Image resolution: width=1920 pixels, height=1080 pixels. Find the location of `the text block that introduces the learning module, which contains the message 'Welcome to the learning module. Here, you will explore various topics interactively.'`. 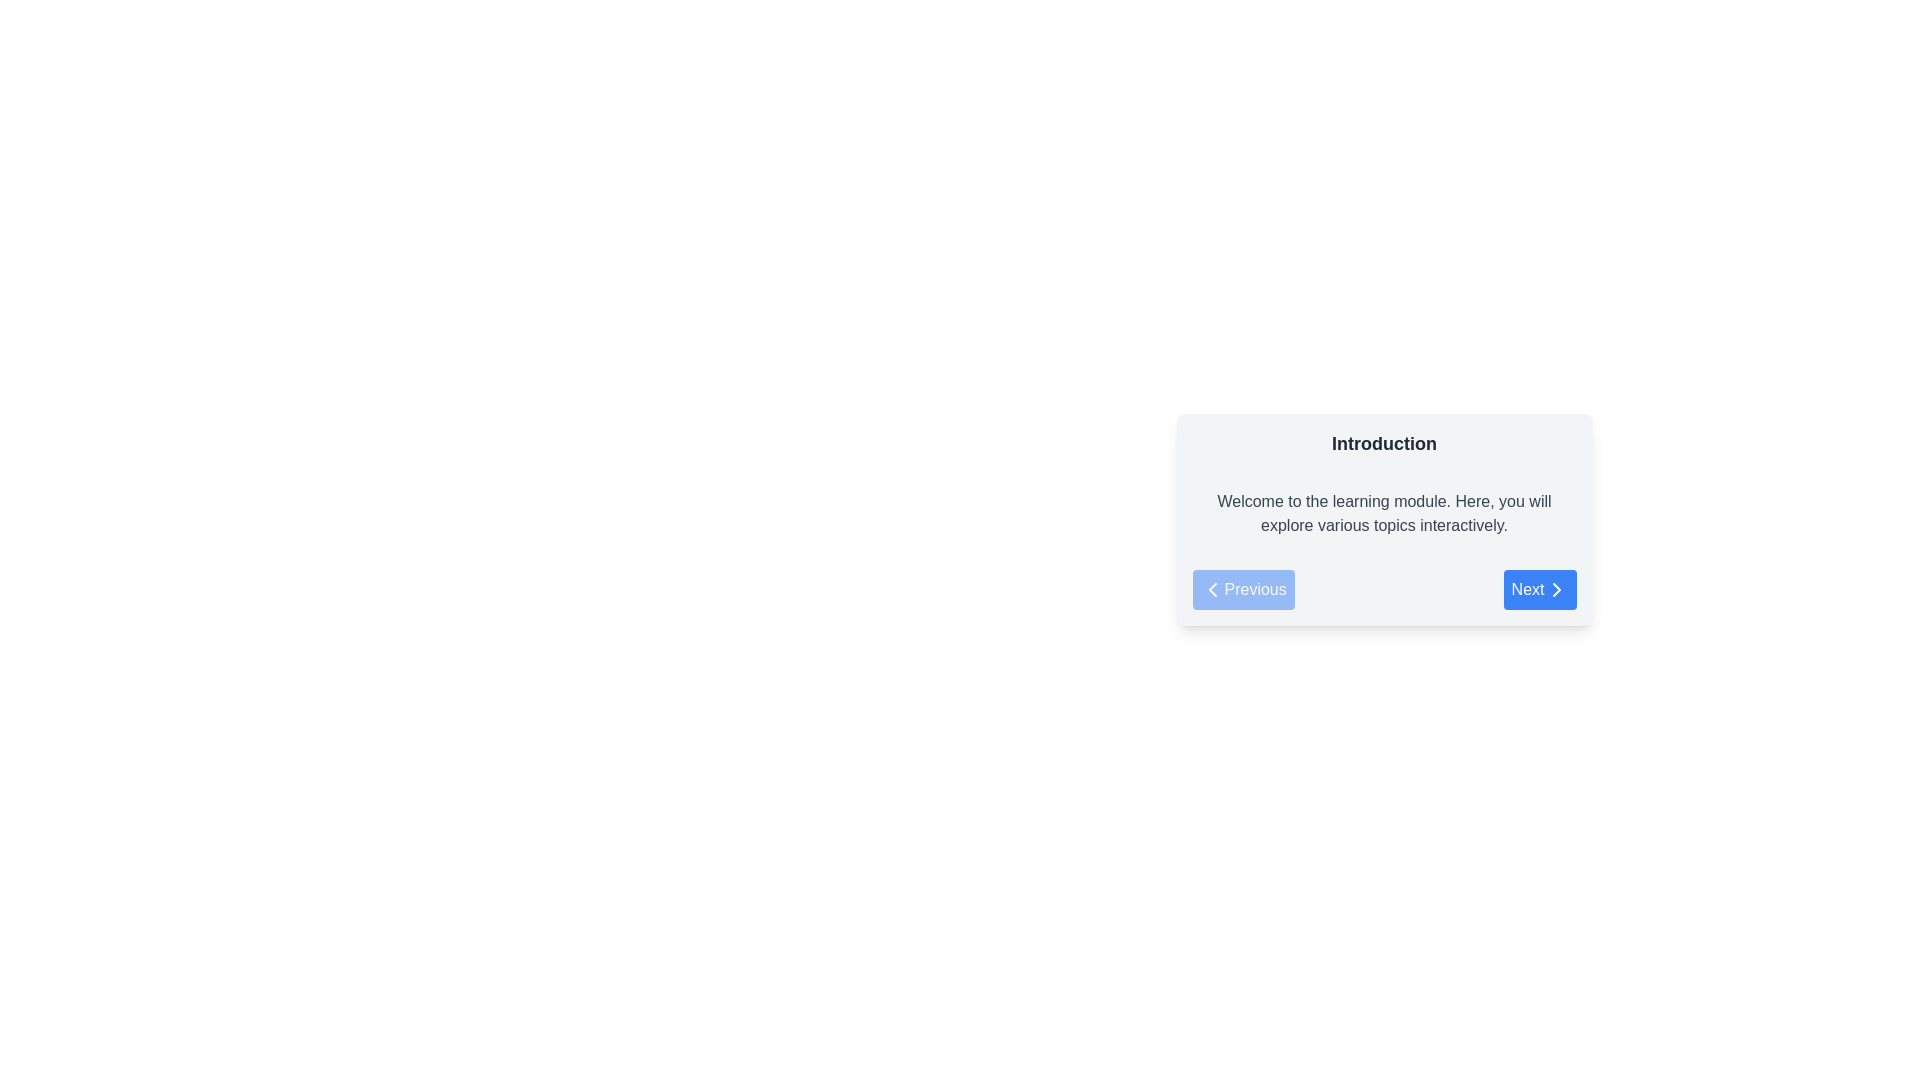

the text block that introduces the learning module, which contains the message 'Welcome to the learning module. Here, you will explore various topics interactively.' is located at coordinates (1383, 512).